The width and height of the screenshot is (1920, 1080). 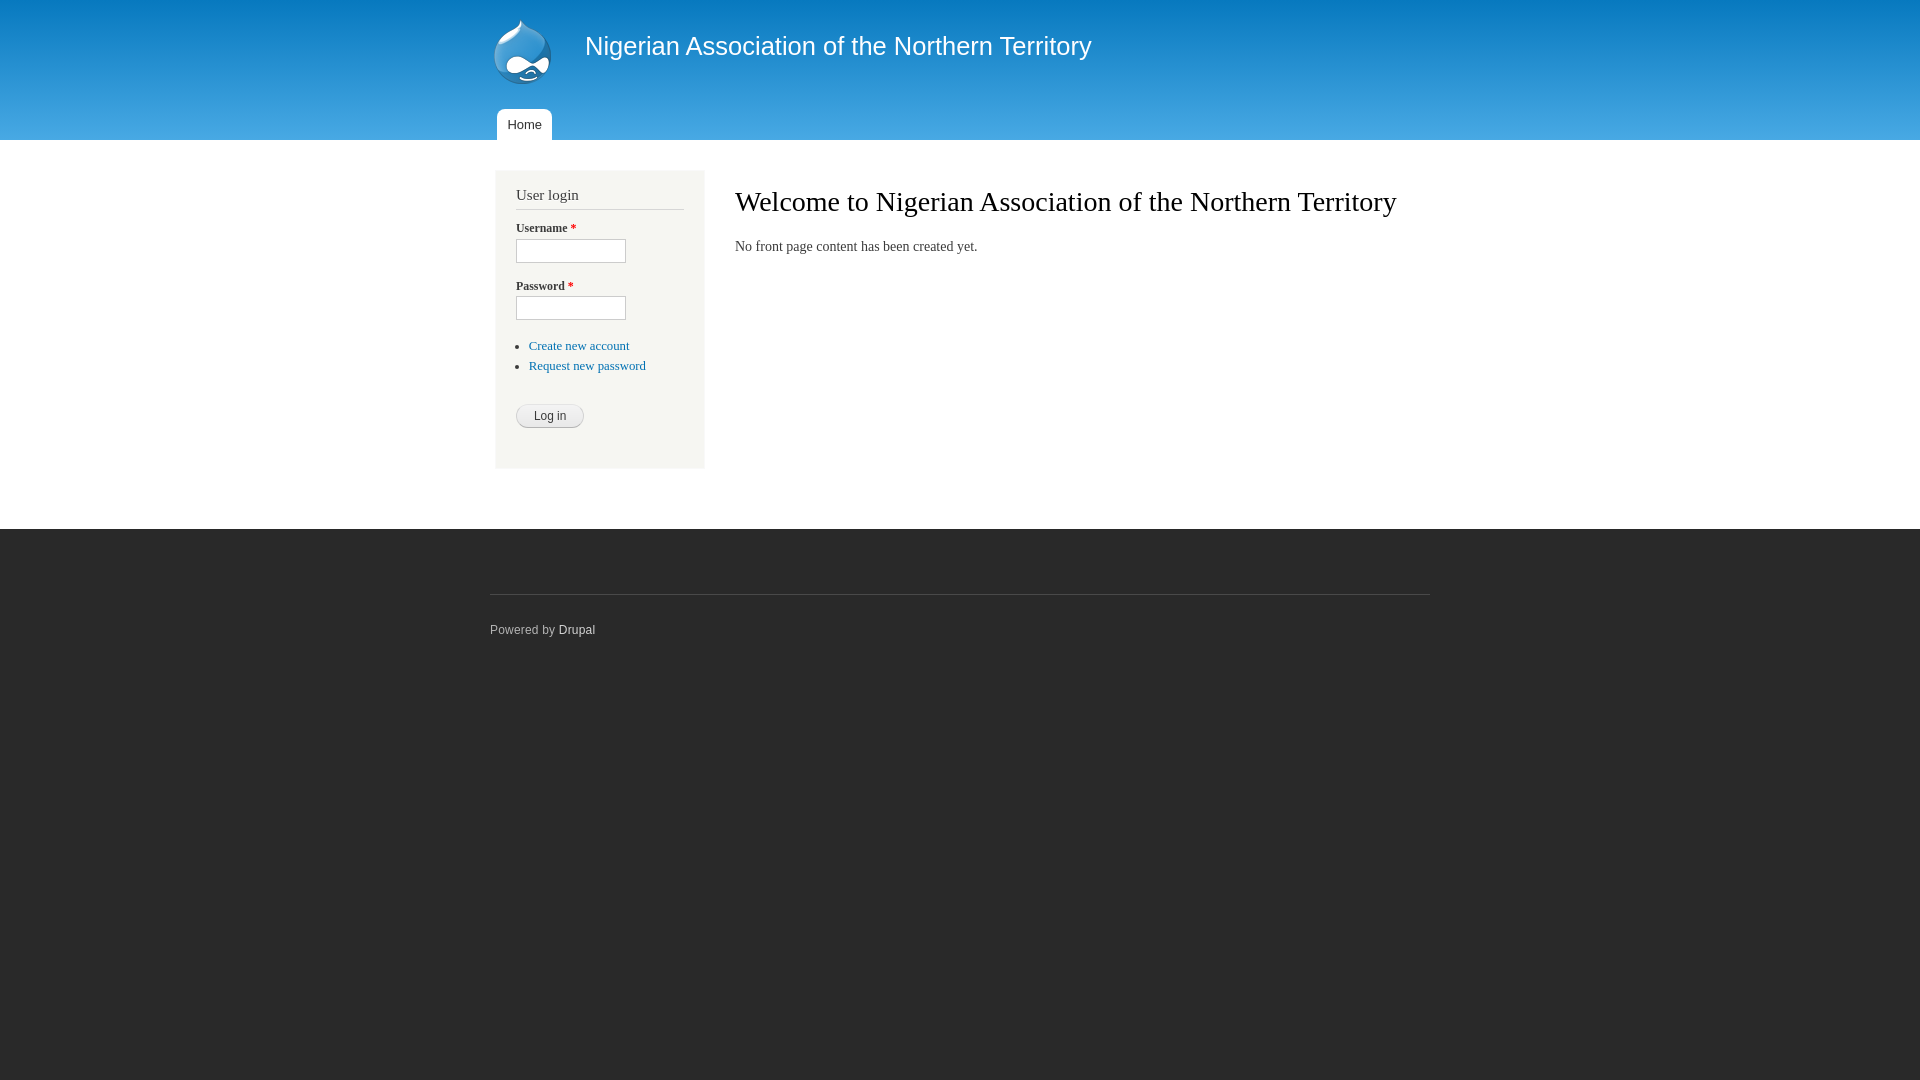 What do you see at coordinates (576, 628) in the screenshot?
I see `'Drupal'` at bounding box center [576, 628].